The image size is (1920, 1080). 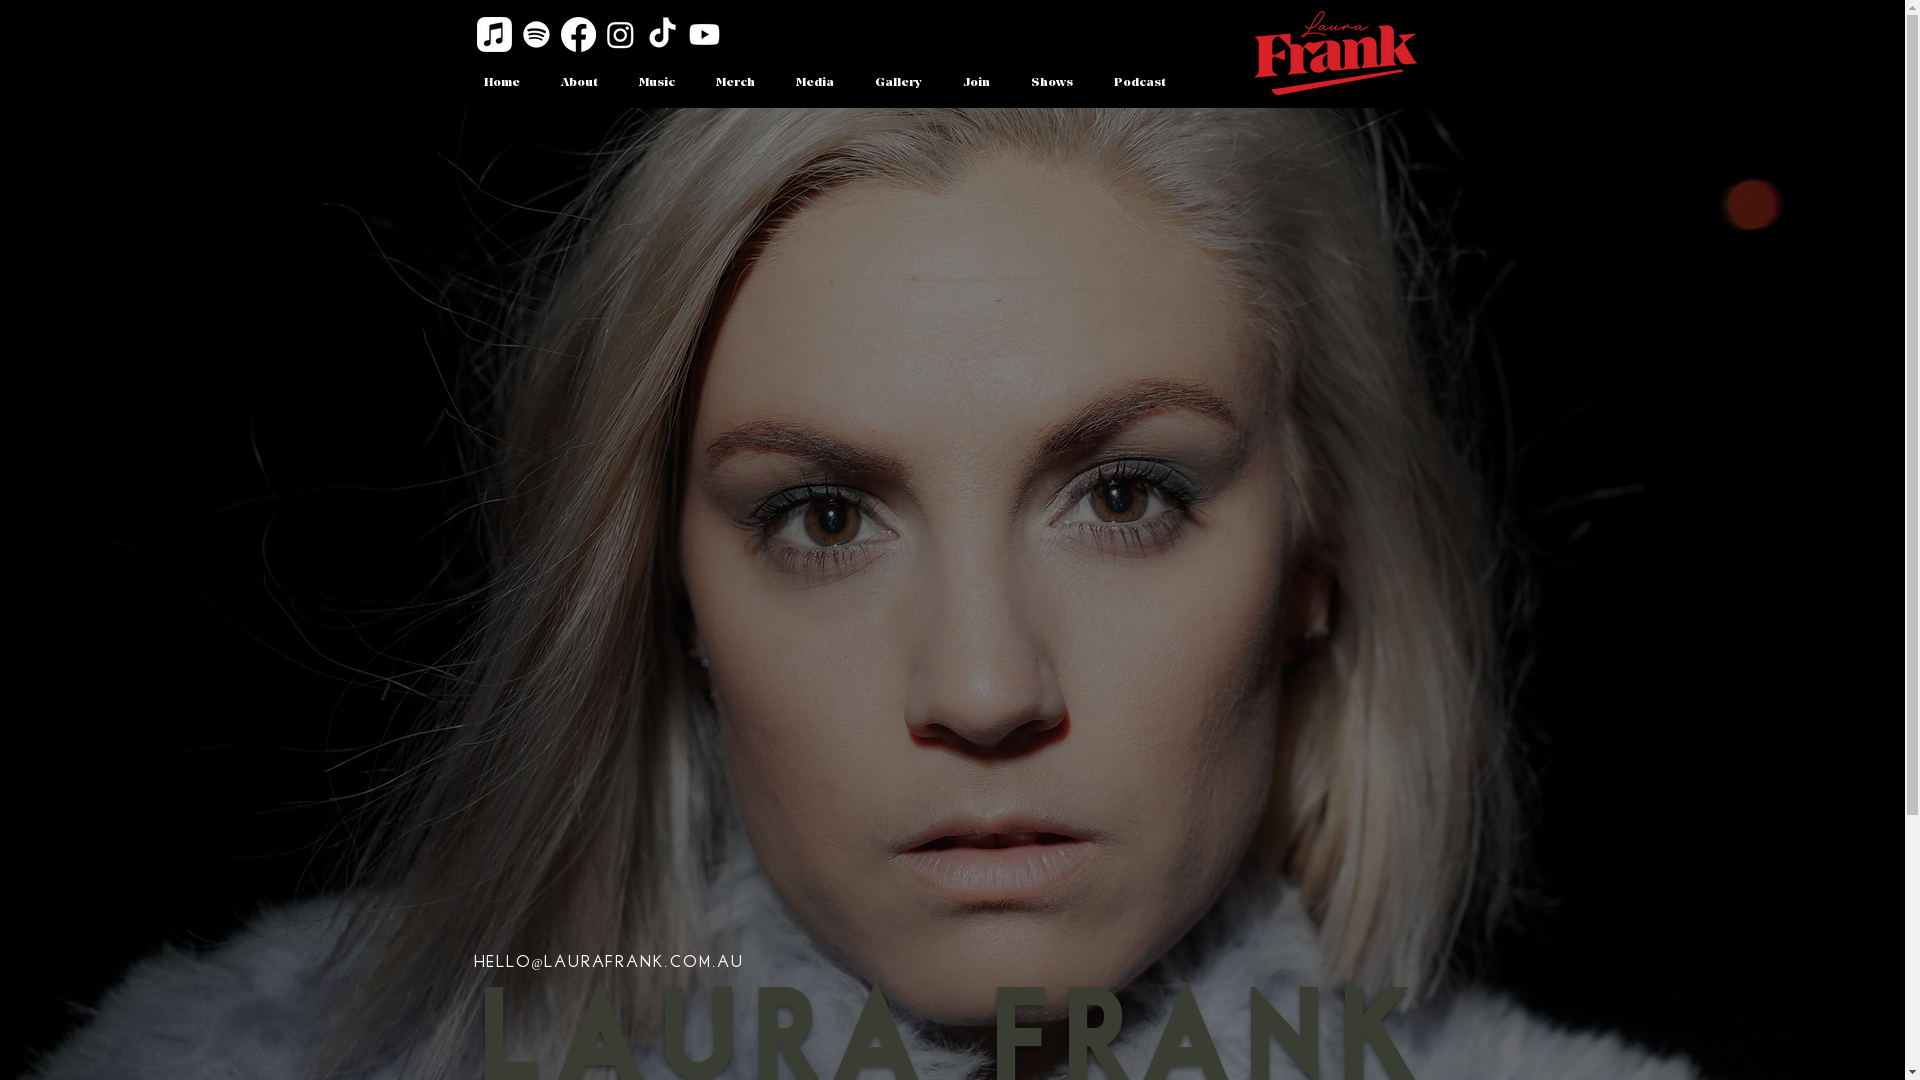 What do you see at coordinates (473, 961) in the screenshot?
I see `'hello@laurafrank.com.au'` at bounding box center [473, 961].